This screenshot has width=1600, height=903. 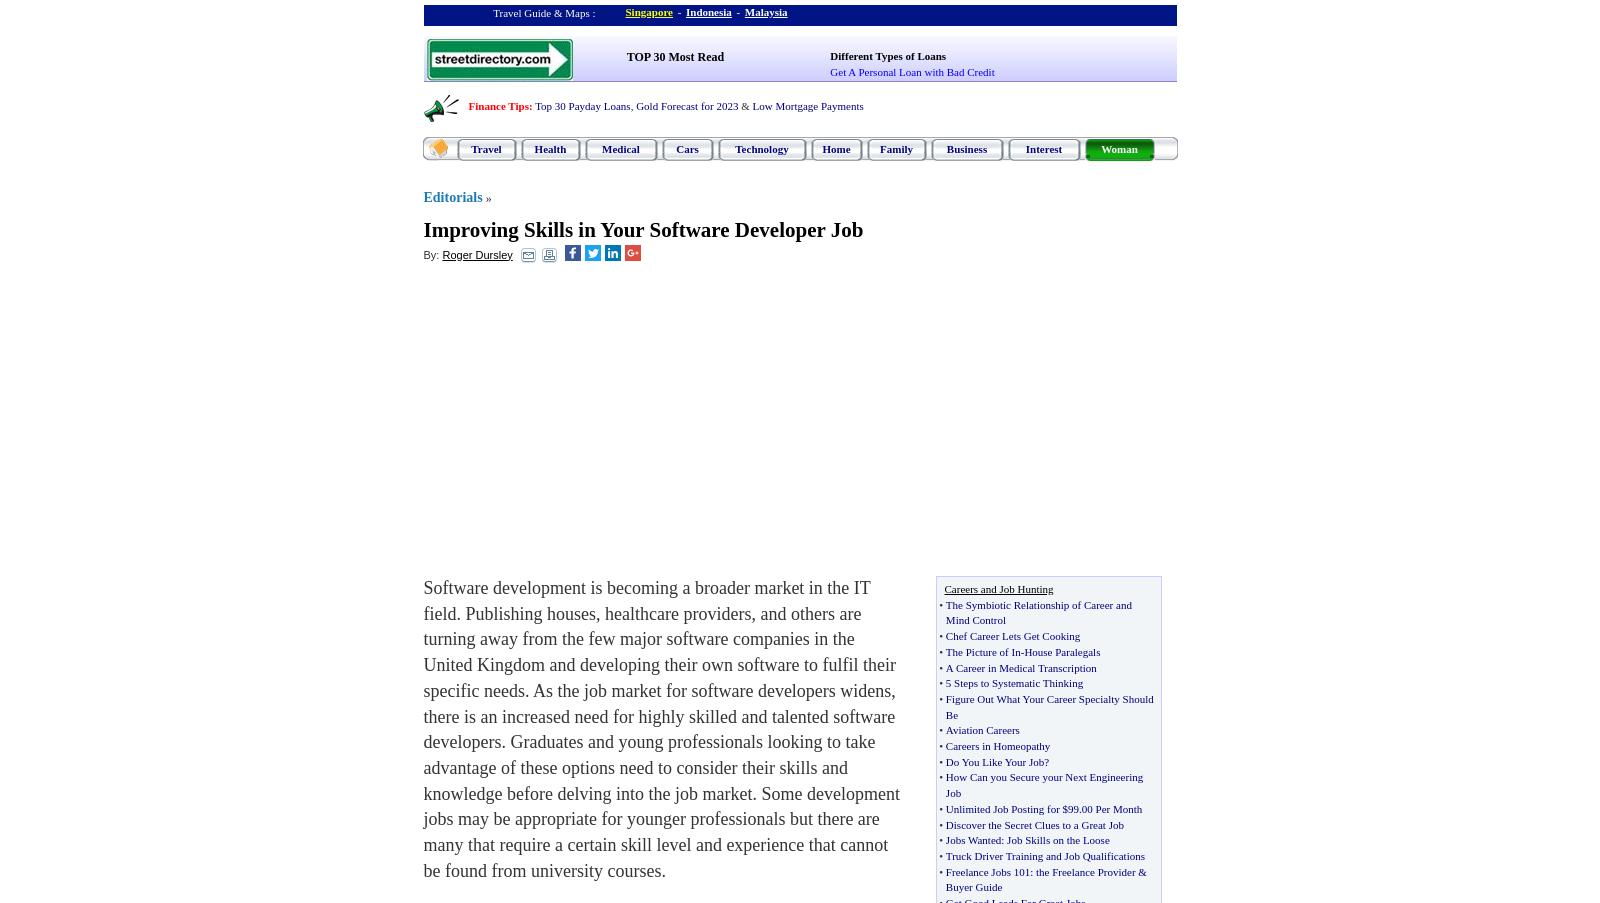 I want to click on 'Buyer Guide', so click(x=943, y=887).